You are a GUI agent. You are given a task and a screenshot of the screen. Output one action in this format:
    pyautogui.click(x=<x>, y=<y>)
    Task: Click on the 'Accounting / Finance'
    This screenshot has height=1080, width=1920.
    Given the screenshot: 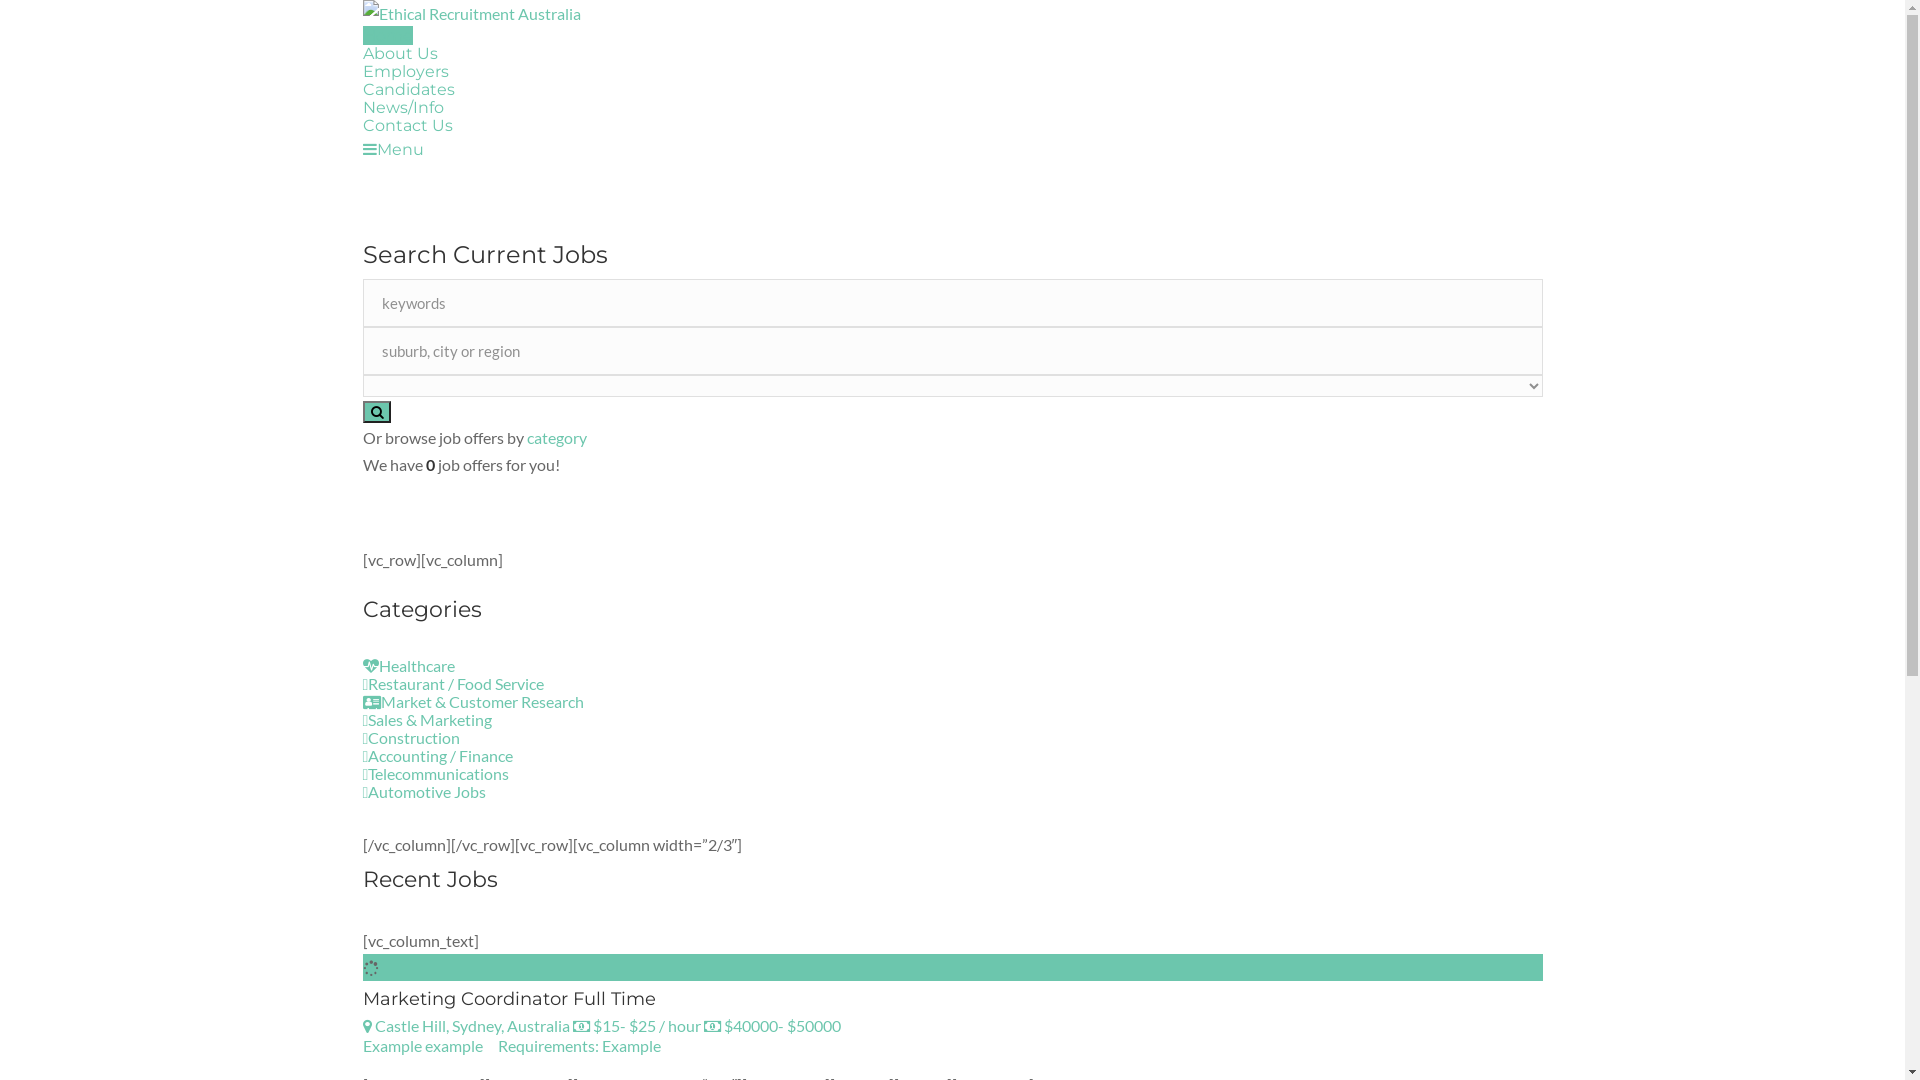 What is the action you would take?
    pyautogui.click(x=436, y=755)
    